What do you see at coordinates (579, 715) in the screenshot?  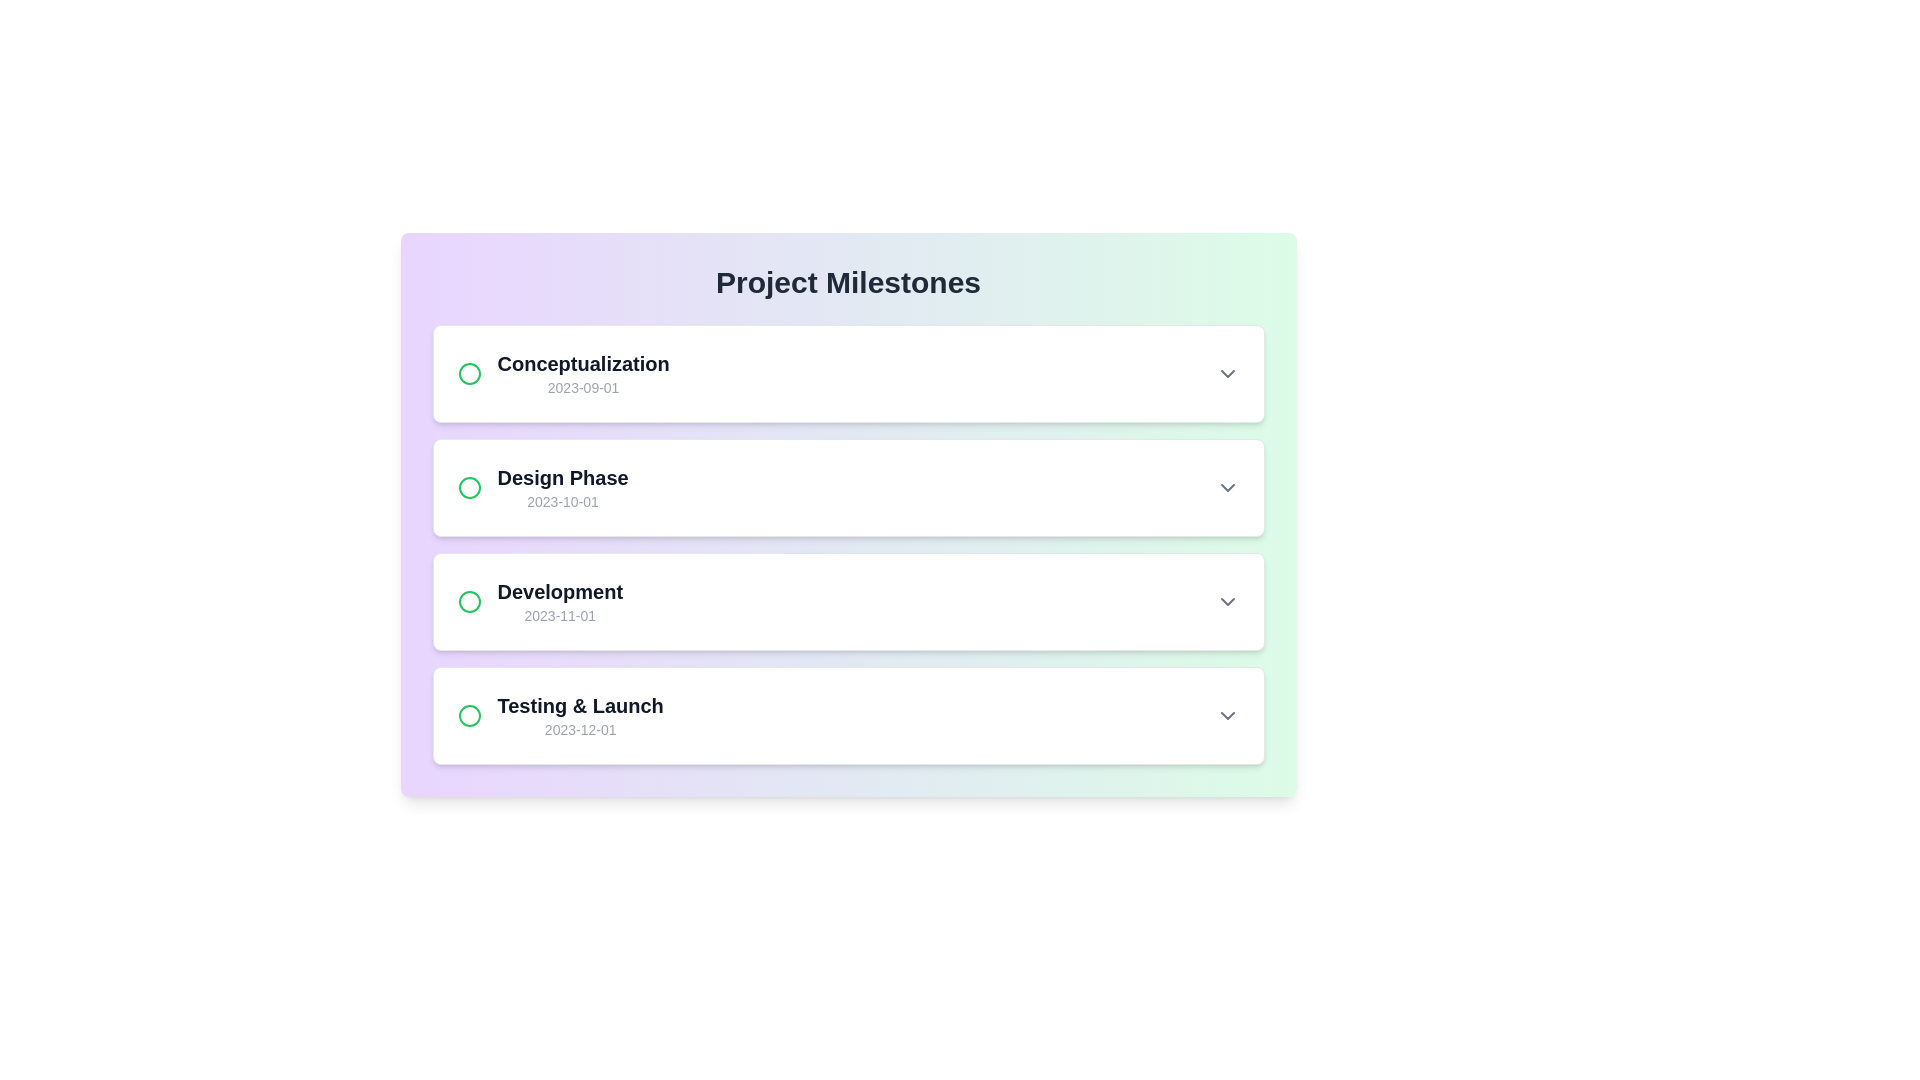 I see `the Text block containing 'Testing & Launch' and '2023-12-01', which is the fourth item in the milestone list located at the bottom, underneath 'Development'` at bounding box center [579, 715].